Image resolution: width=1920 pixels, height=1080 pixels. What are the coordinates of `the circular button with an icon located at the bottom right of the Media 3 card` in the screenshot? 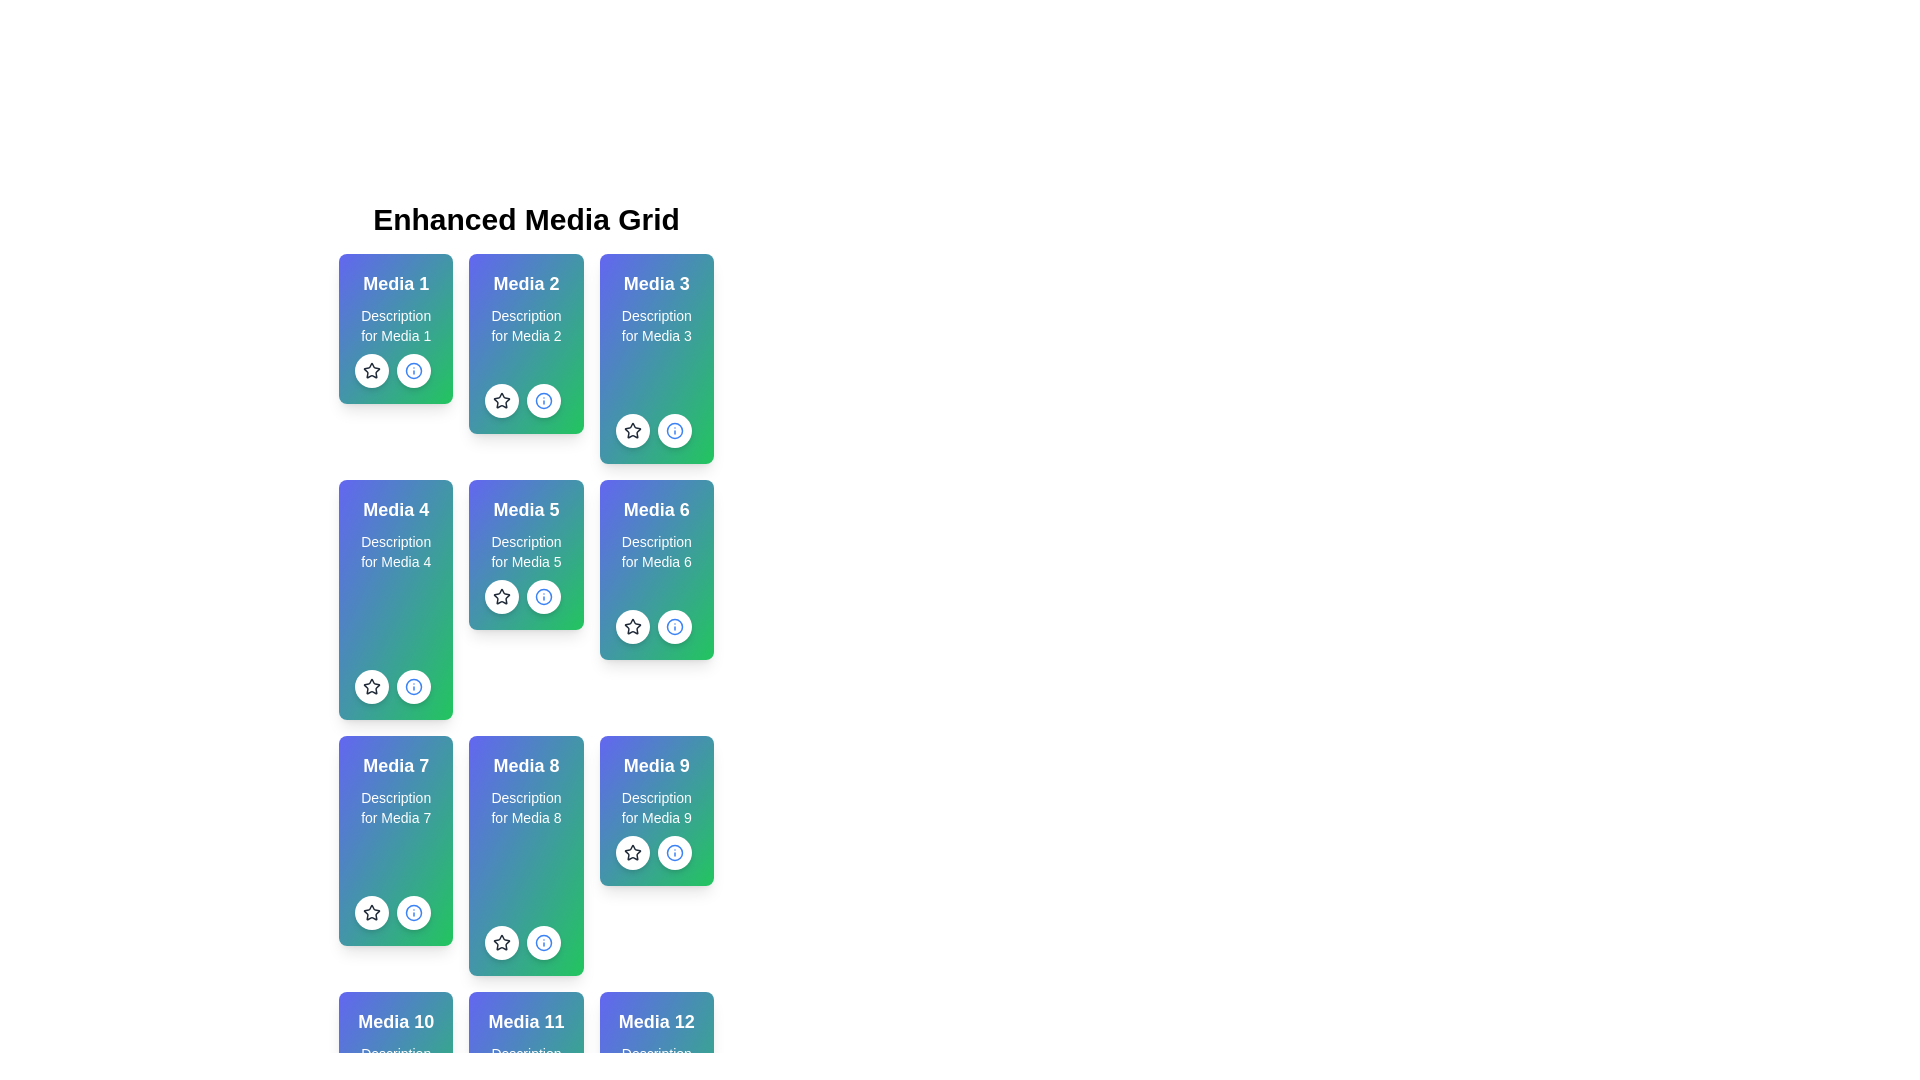 It's located at (674, 430).